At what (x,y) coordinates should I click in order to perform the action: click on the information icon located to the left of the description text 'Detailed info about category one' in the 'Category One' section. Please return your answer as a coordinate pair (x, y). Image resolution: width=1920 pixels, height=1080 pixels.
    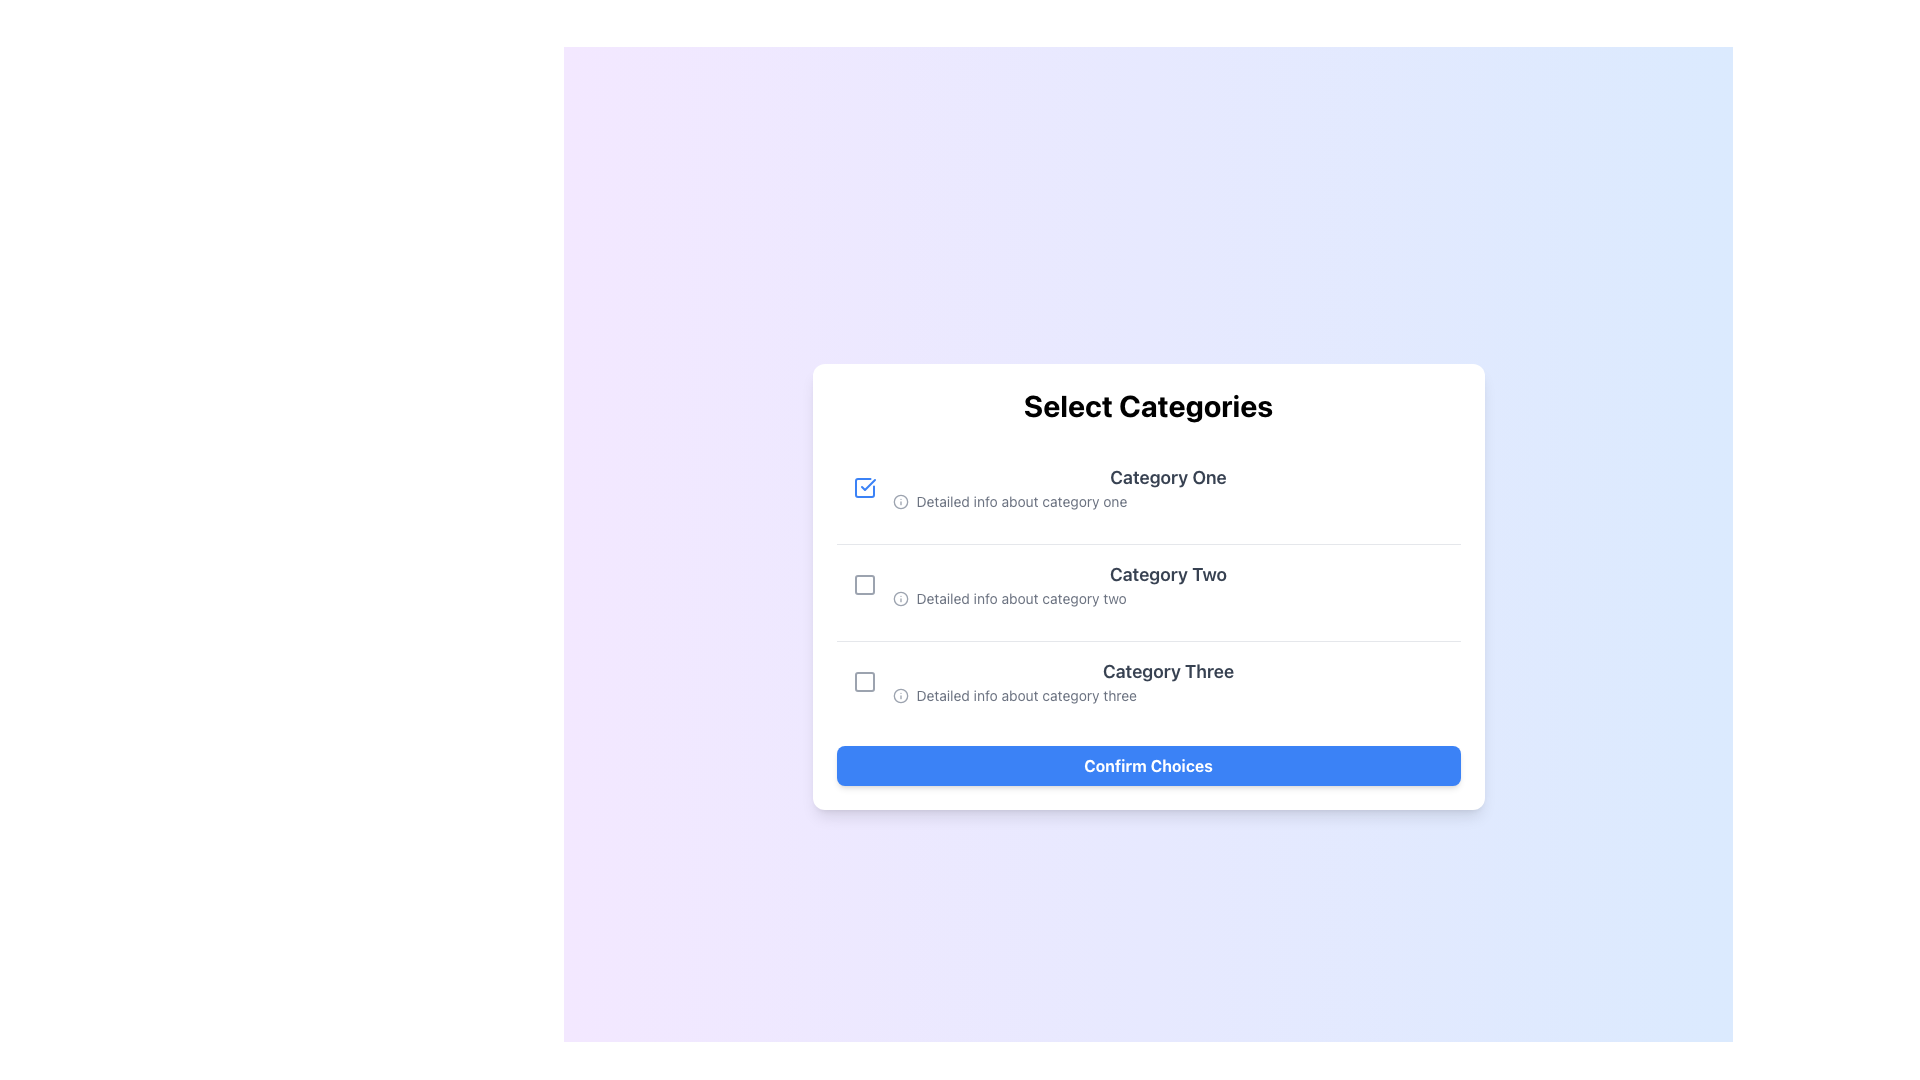
    Looking at the image, I should click on (899, 500).